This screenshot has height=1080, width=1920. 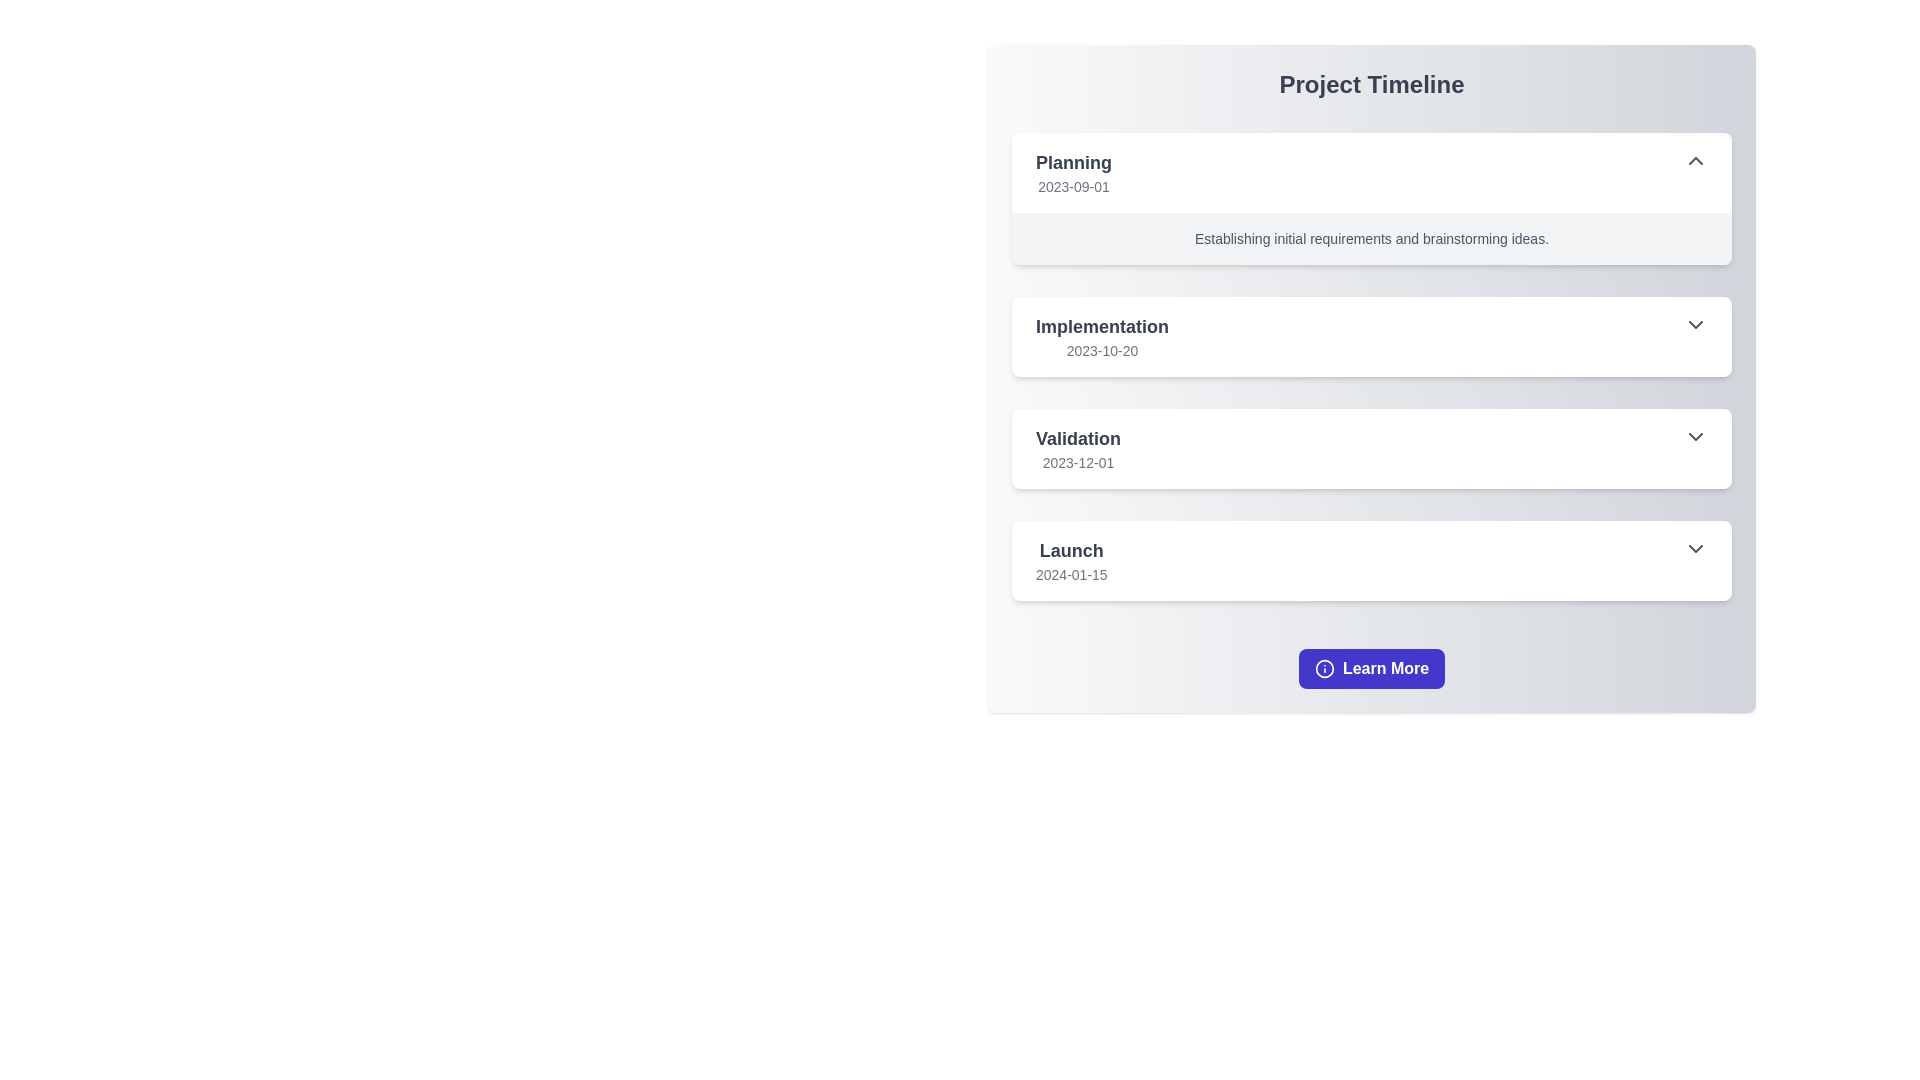 What do you see at coordinates (1101, 326) in the screenshot?
I see `the Text label that serves as the header for the 'Implementation' phase in the project timeline, located above the date '2023-10-20'` at bounding box center [1101, 326].